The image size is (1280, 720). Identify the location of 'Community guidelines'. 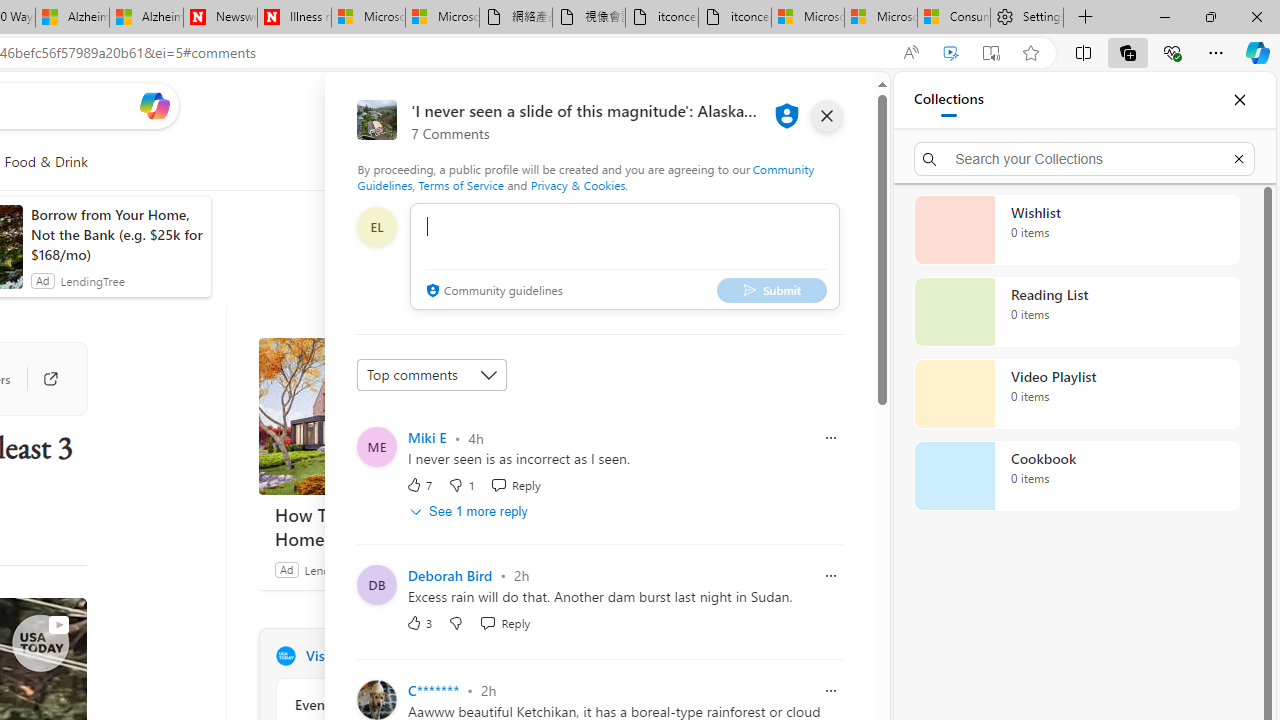
(492, 291).